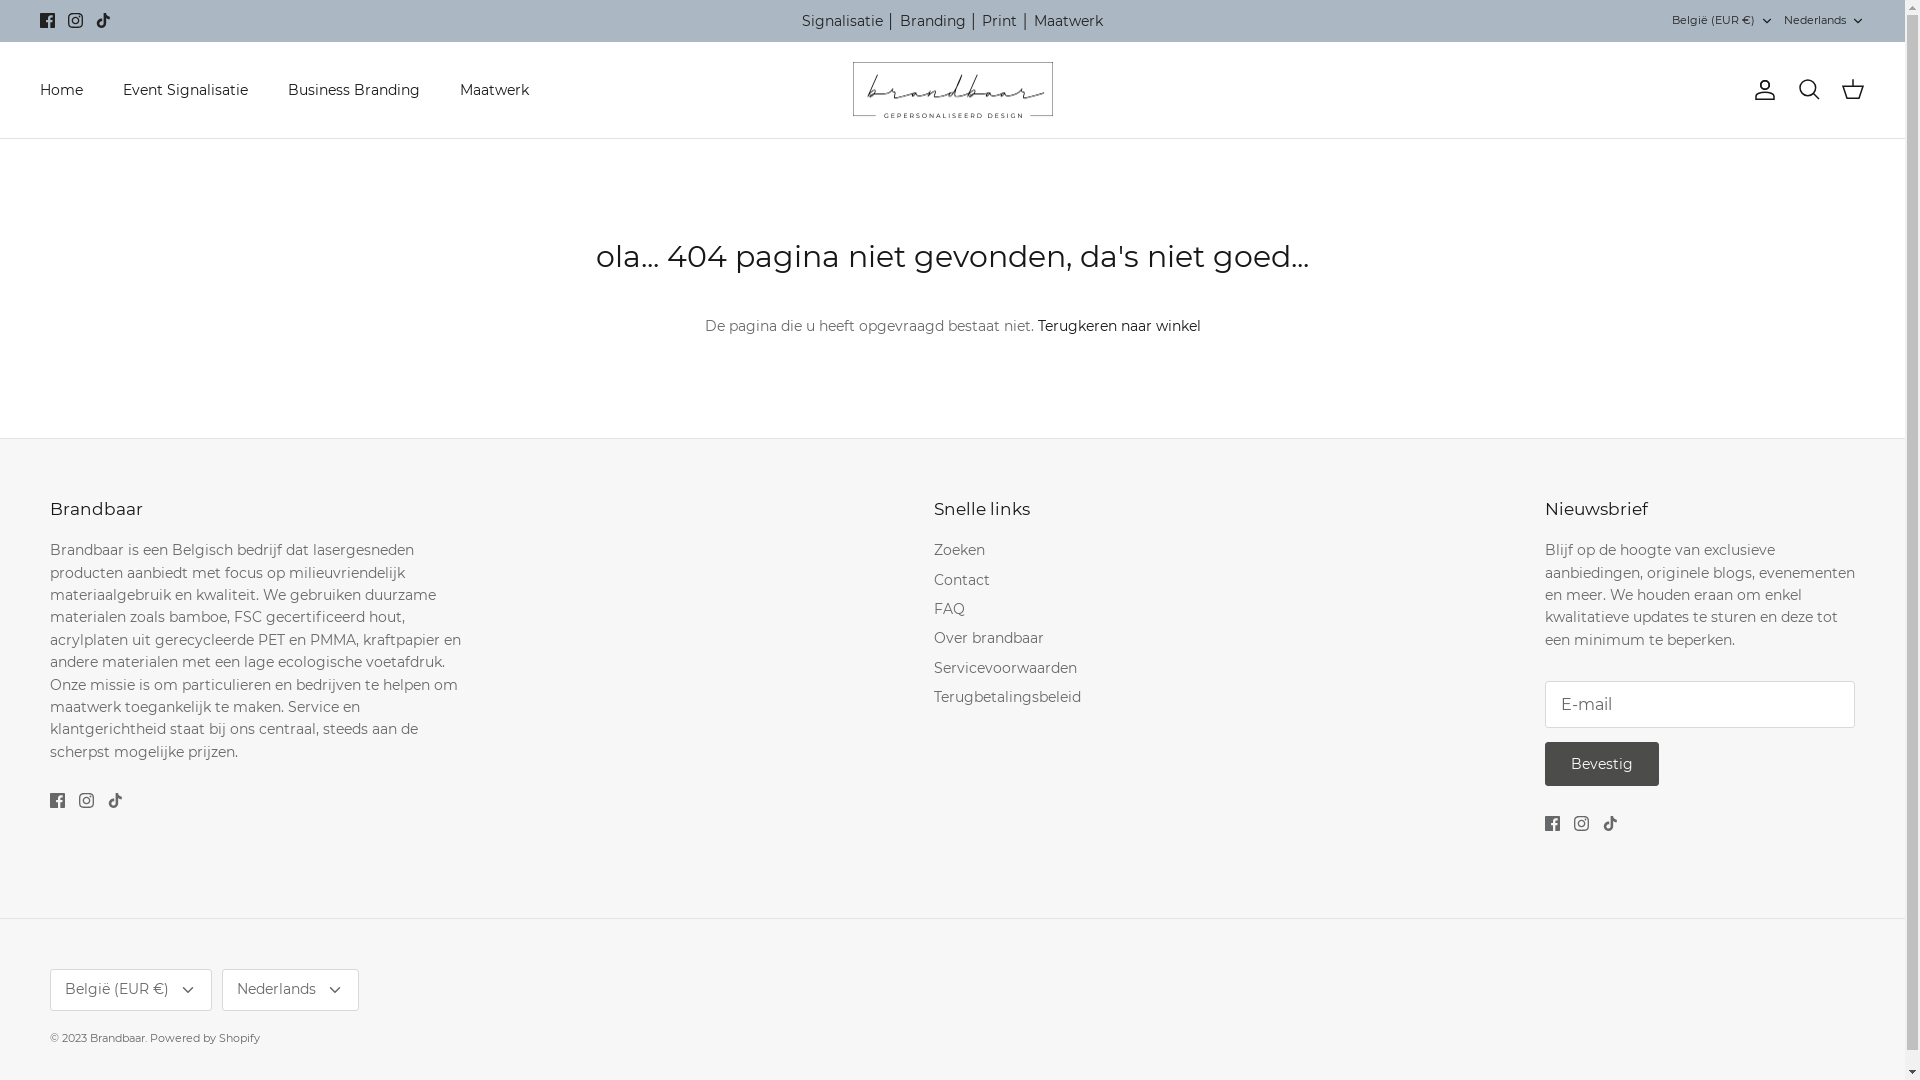 This screenshot has width=1920, height=1080. What do you see at coordinates (1809, 88) in the screenshot?
I see `'Zoeken'` at bounding box center [1809, 88].